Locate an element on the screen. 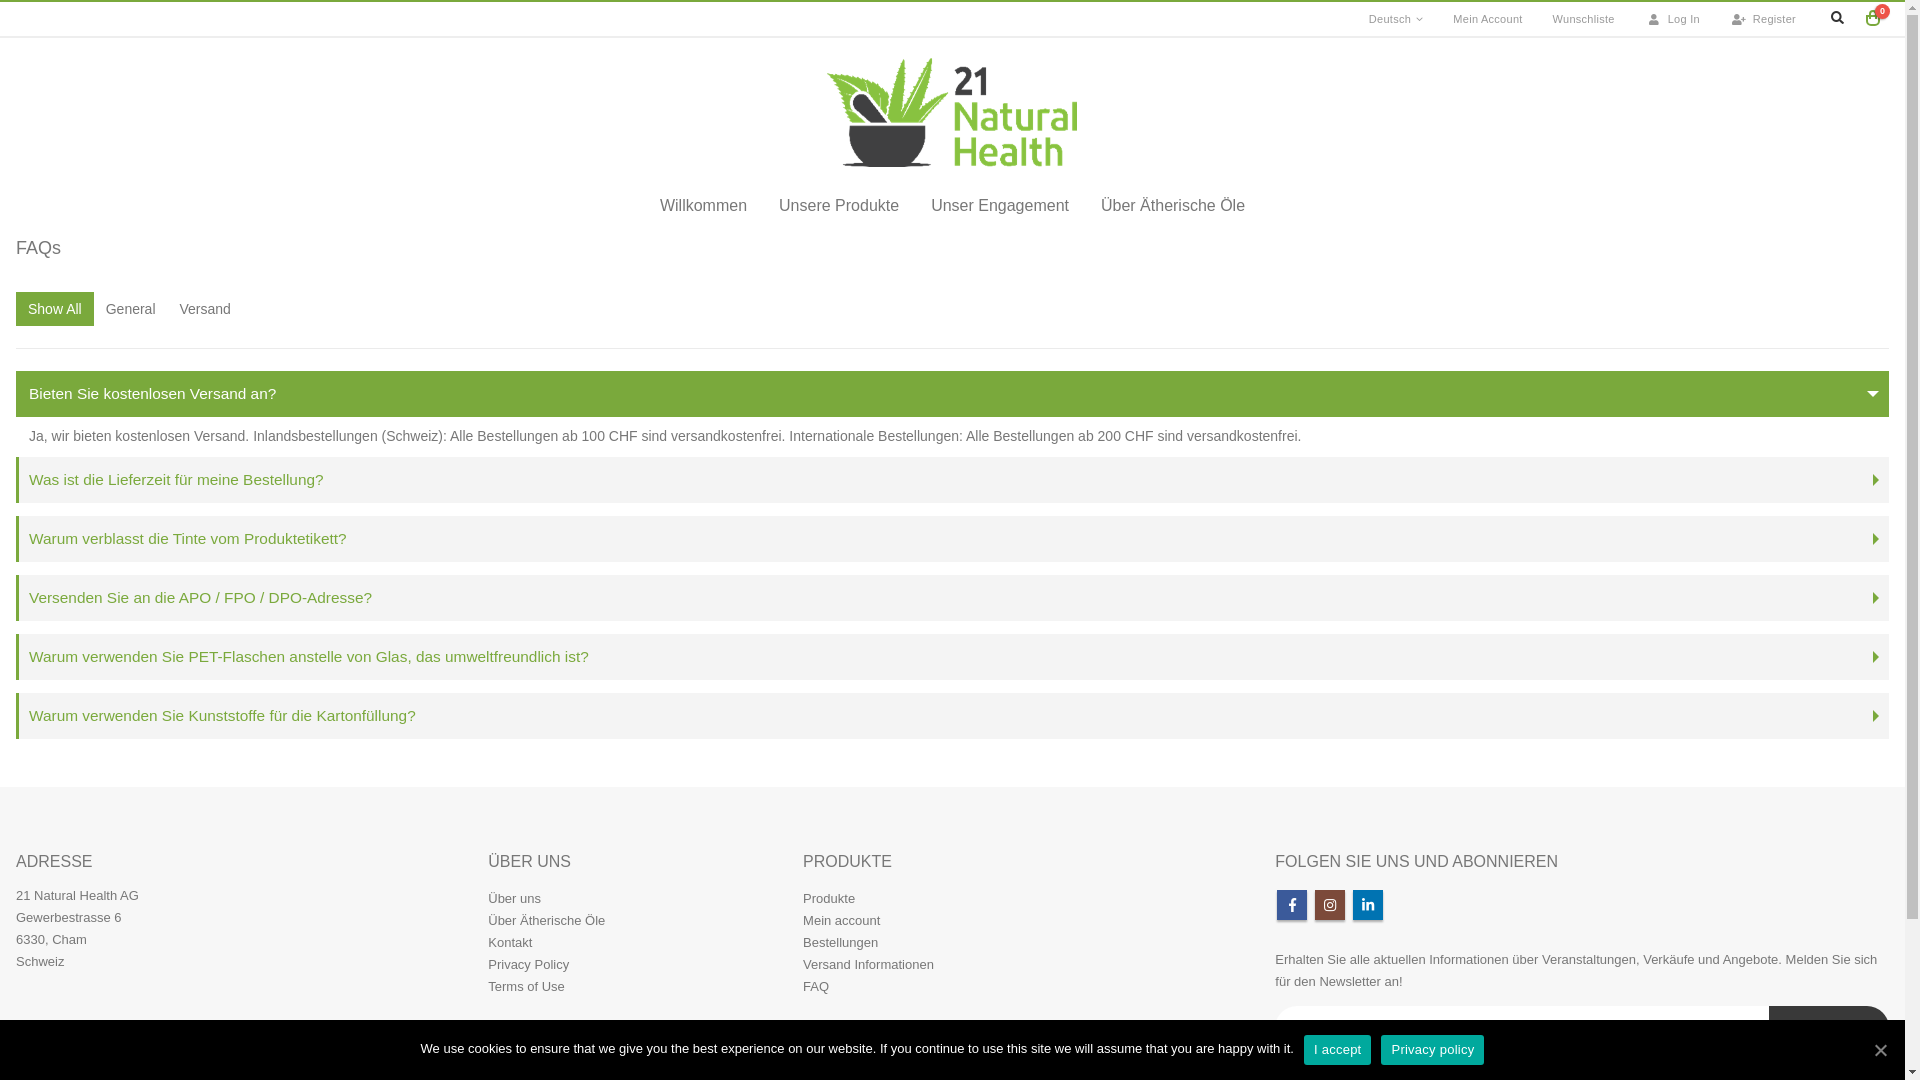 Image resolution: width=1920 pixels, height=1080 pixels. 'Register' is located at coordinates (1762, 19).